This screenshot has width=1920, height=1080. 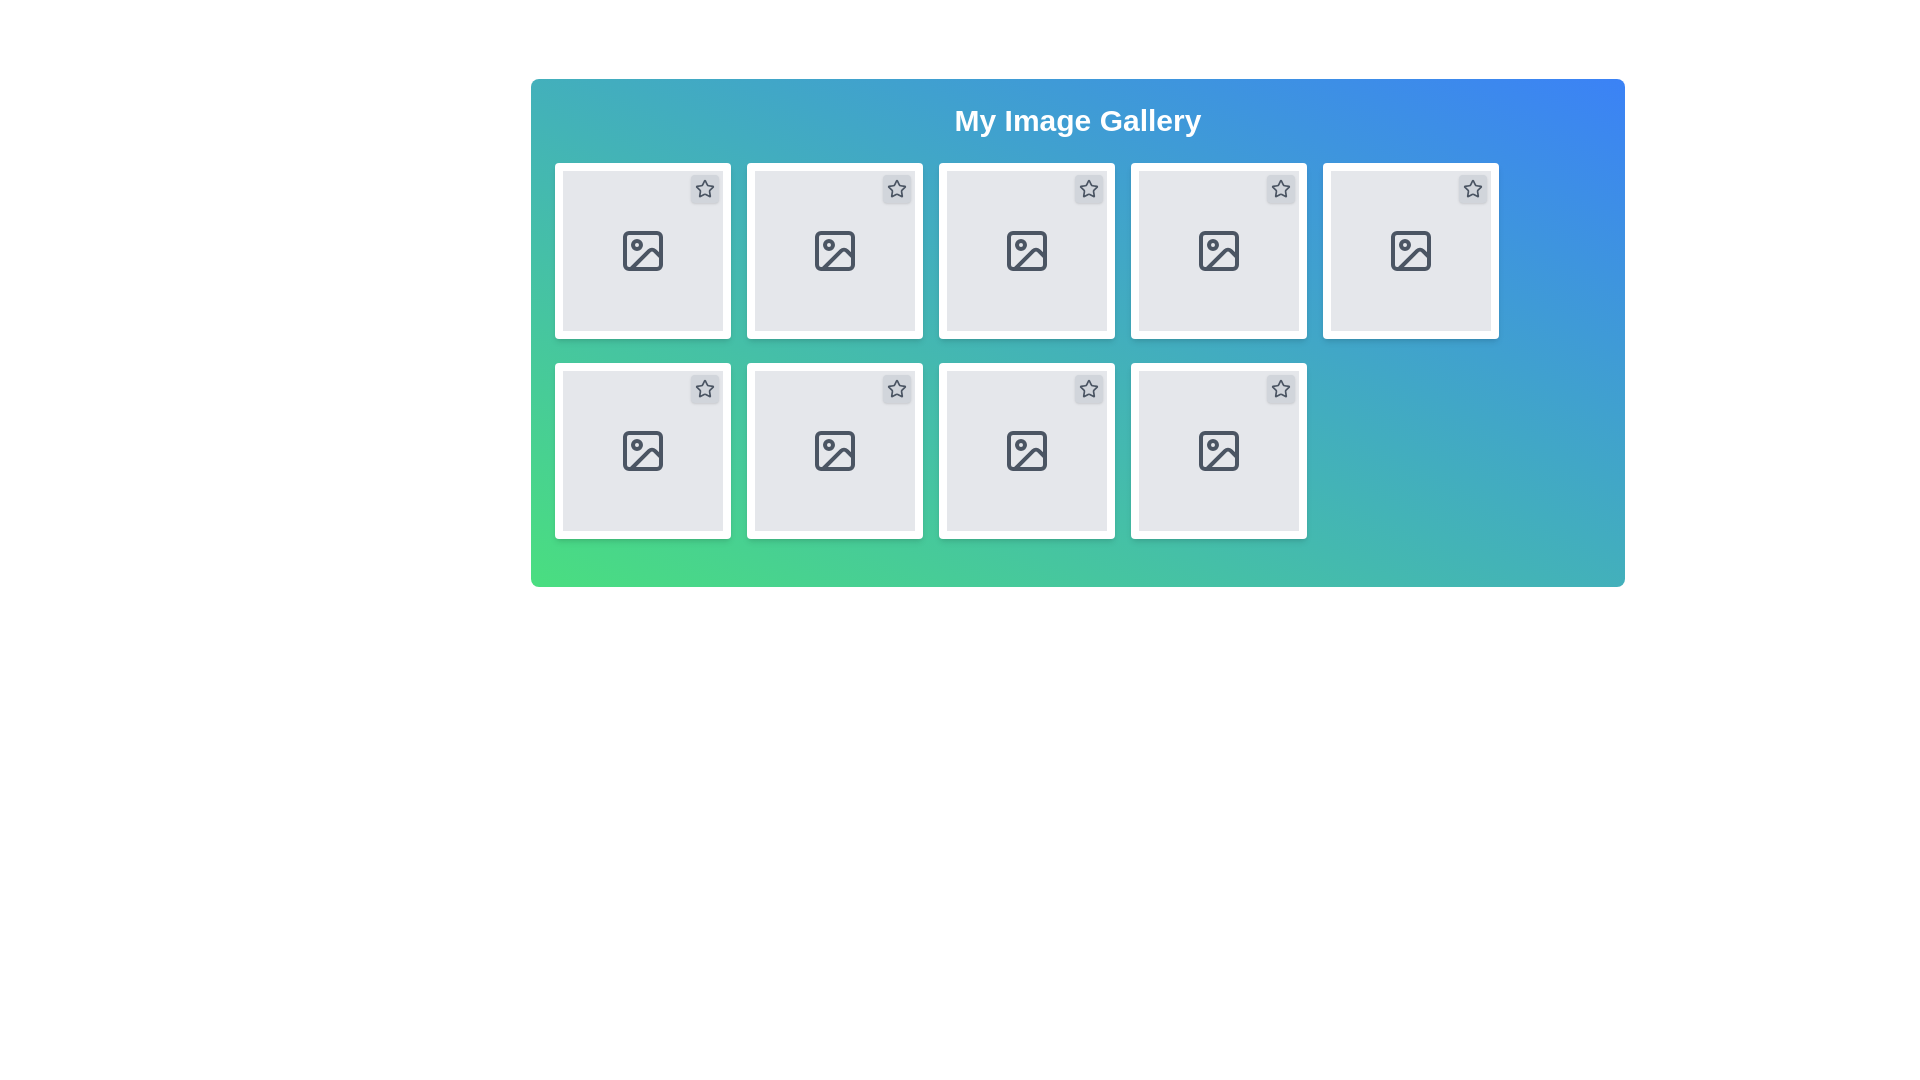 I want to click on the icon part represented by the SVG rectangle with rounded corners located in the bottom-left corner of a 3x3 grid layout, so click(x=643, y=451).